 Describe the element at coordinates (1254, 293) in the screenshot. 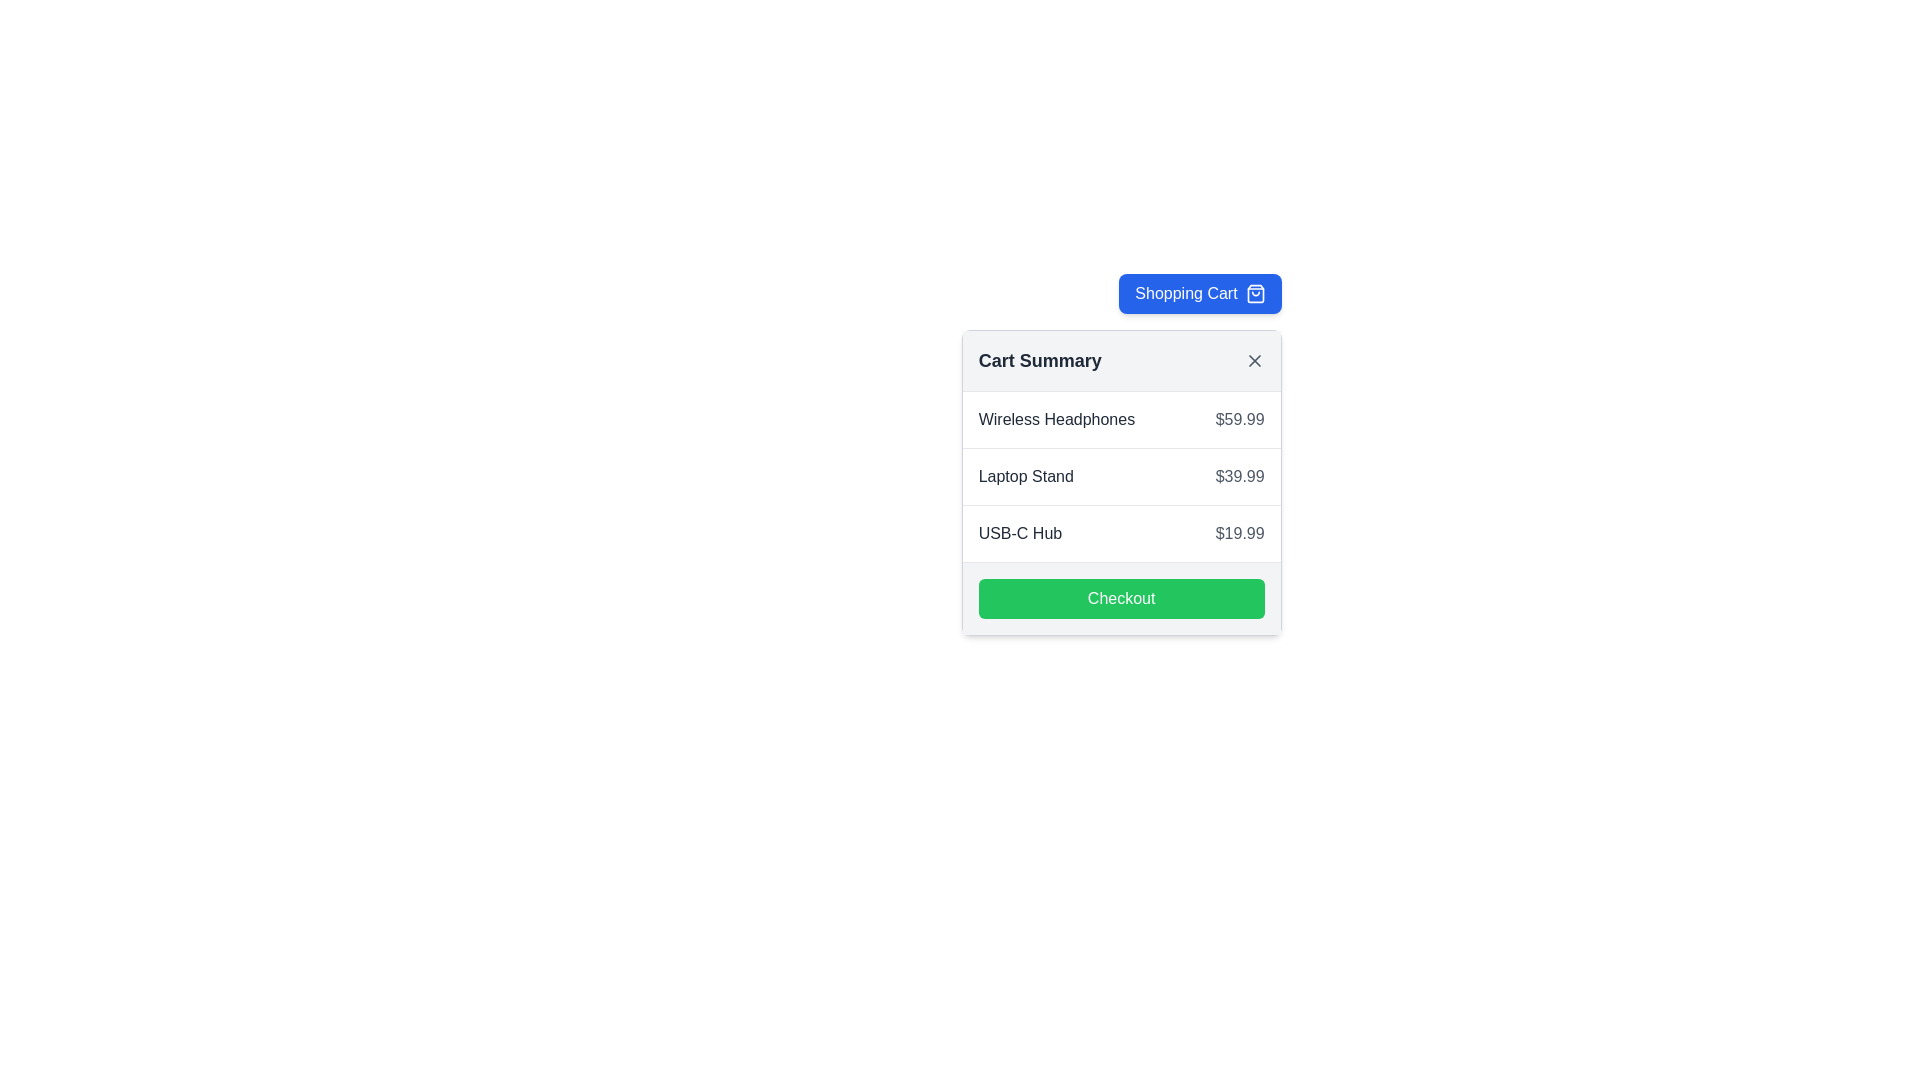

I see `the shopping bag icon located within the 'Shopping Cart' button` at that location.